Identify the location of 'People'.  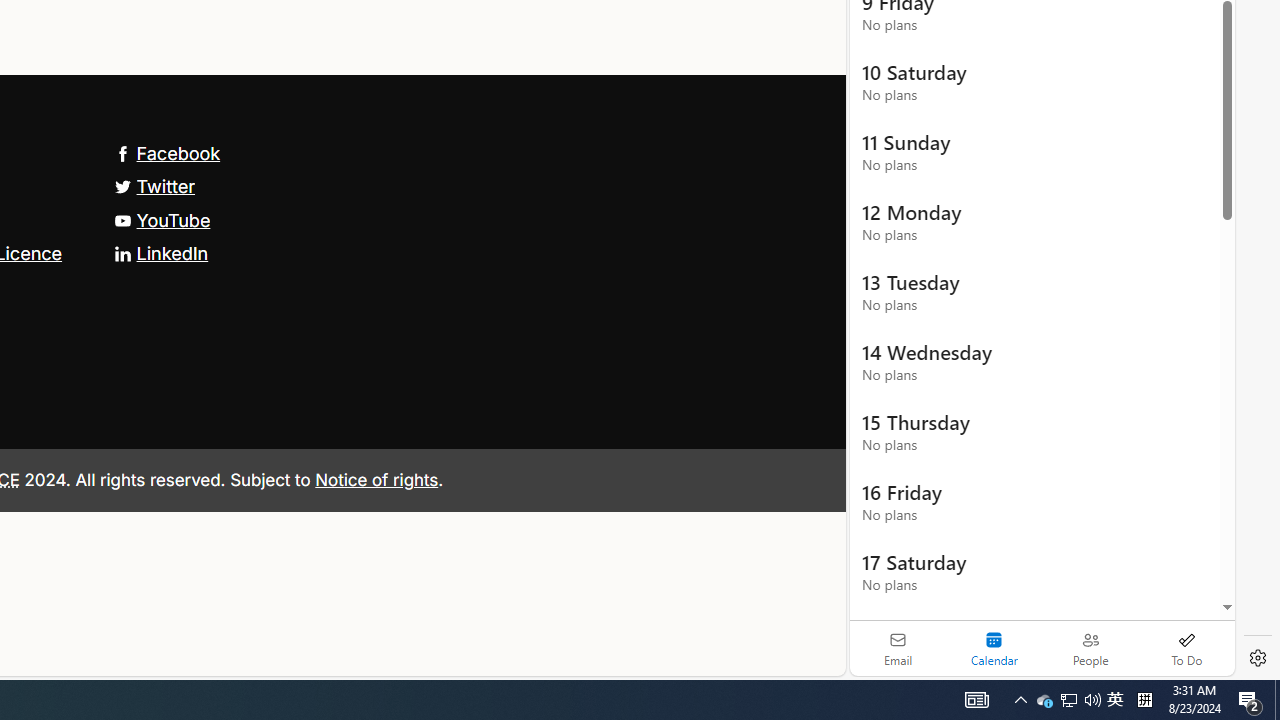
(1089, 648).